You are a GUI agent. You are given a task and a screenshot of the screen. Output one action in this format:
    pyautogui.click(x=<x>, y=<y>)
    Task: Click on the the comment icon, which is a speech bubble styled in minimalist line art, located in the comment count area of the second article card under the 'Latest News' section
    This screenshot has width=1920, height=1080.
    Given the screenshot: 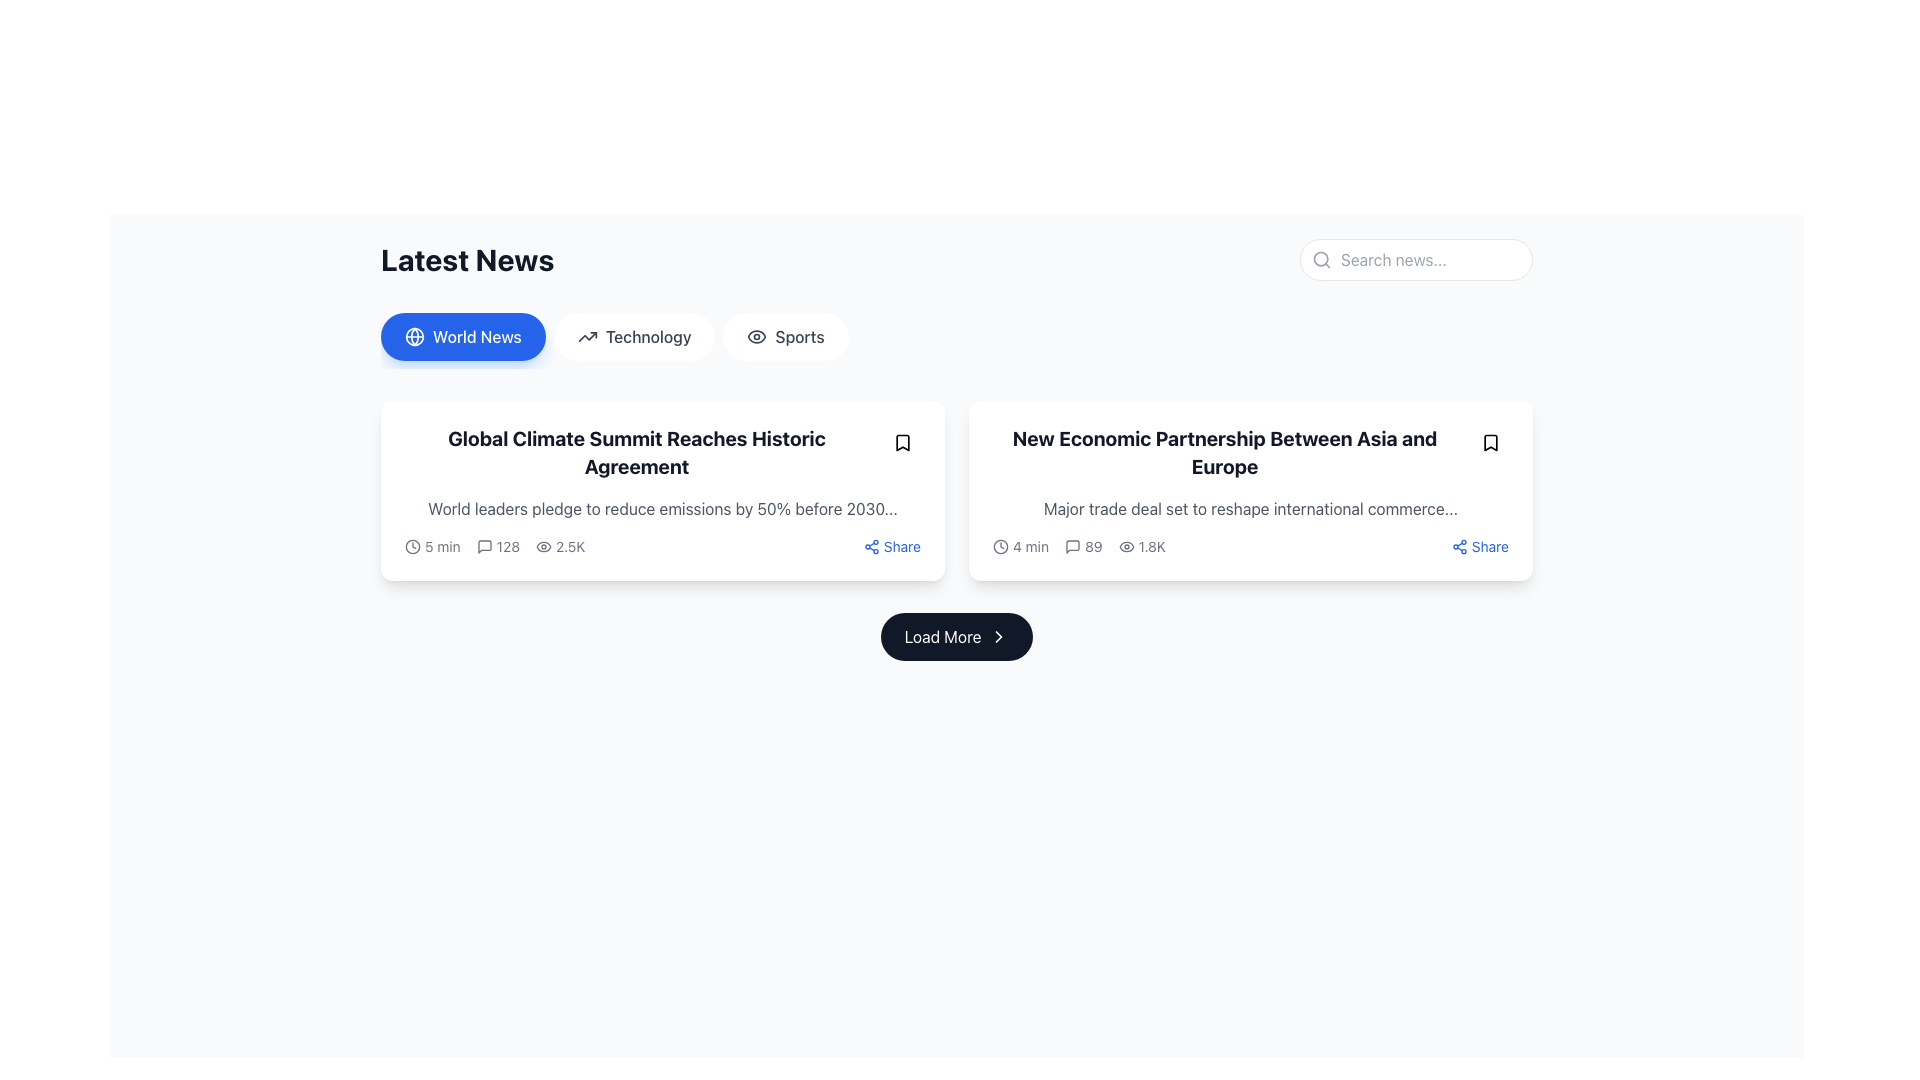 What is the action you would take?
    pyautogui.click(x=484, y=547)
    